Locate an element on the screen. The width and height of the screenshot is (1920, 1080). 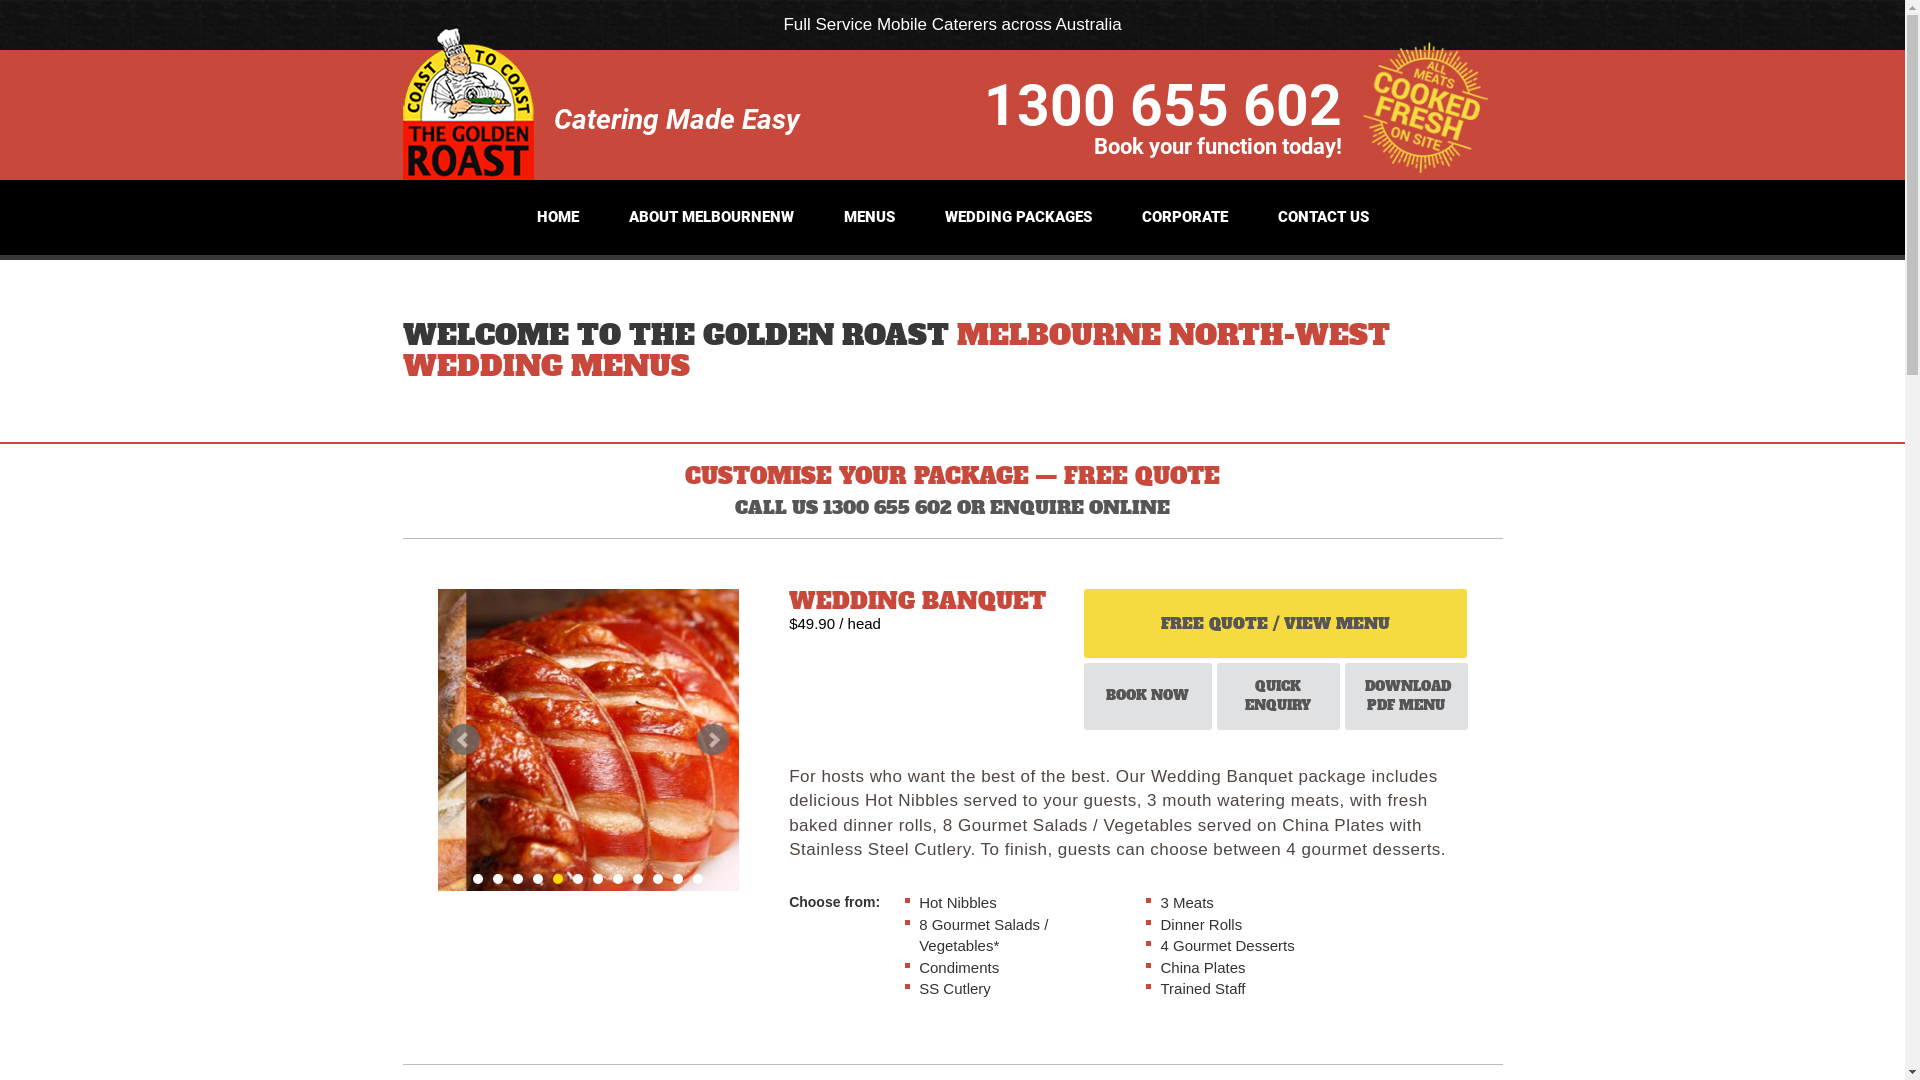
'10' is located at coordinates (657, 878).